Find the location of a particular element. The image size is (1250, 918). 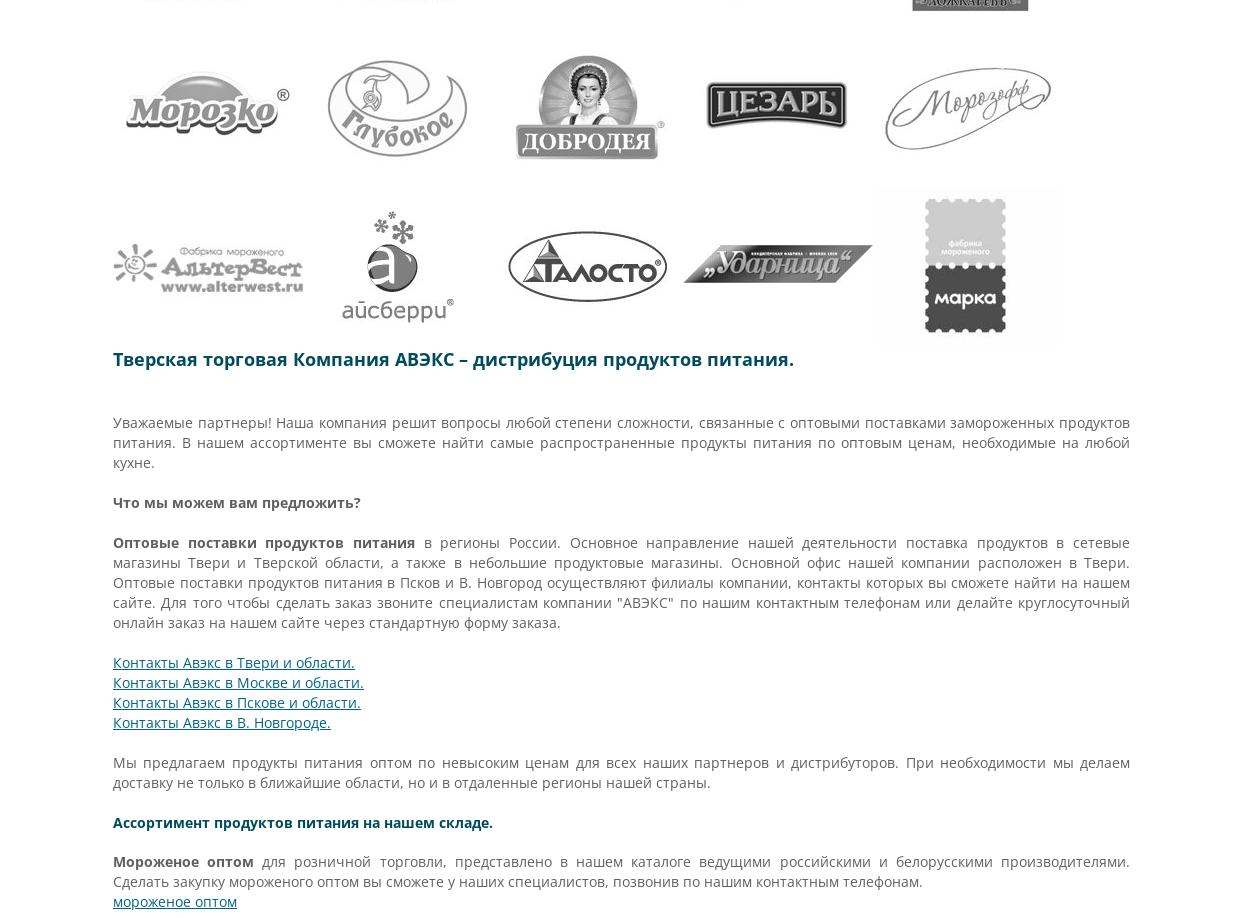

'в регионы России. Основное направление нашей деятельности поставка продуктов в сетевые магазины Твери и Тверской области, а также в небольшие продуктовые магазины. Основной офис нашей компании расположен в Твери. Оптовые поставки продуктов питания в Псков и В. Новгород осуществляют филиалы компании, контакты которых вы сможете найти на нашем сайте. Для того чтобы сделать заказ звоните специалистам компании "АВЭКС" по нашим контактным телефонам или делайте круглосуточный онлайн заказ на нашем сайте через стандартную форму заказа.' is located at coordinates (620, 581).